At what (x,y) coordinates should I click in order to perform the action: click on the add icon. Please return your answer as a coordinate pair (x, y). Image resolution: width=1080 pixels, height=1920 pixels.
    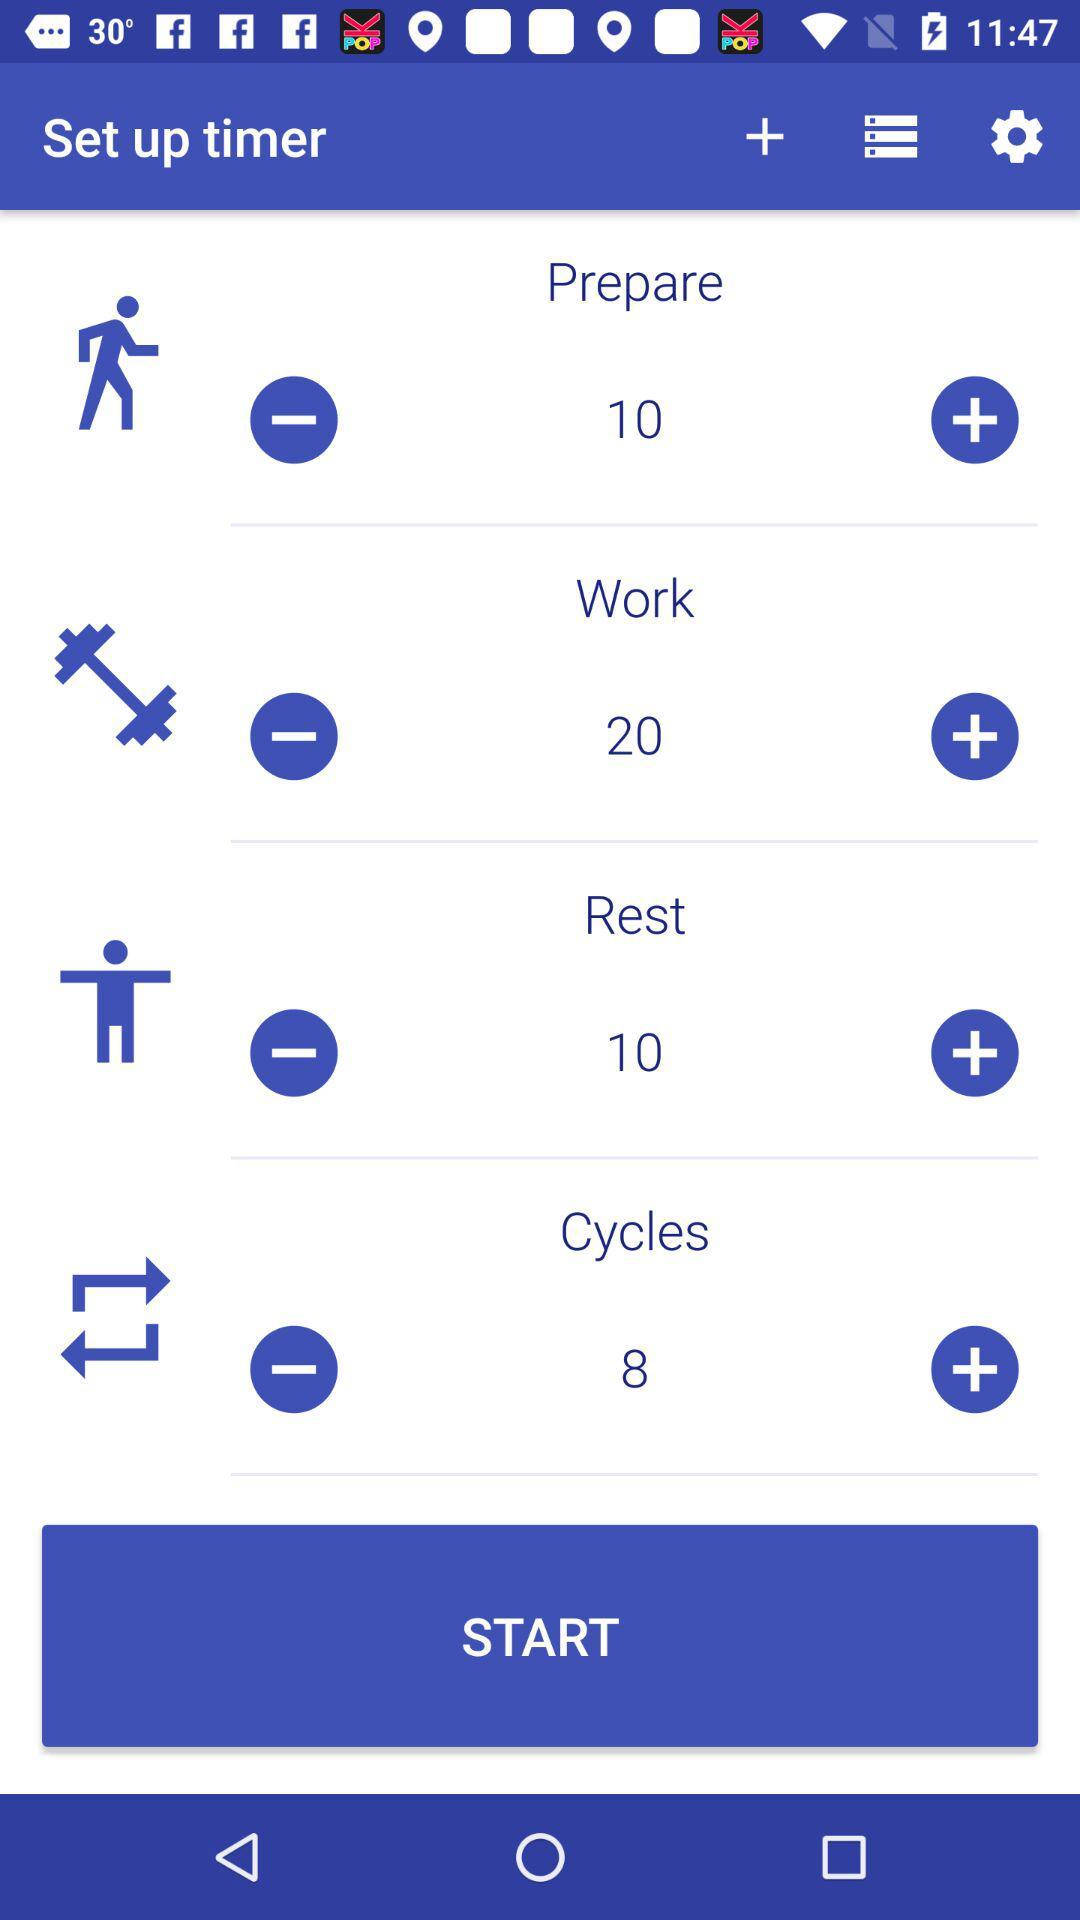
    Looking at the image, I should click on (974, 1051).